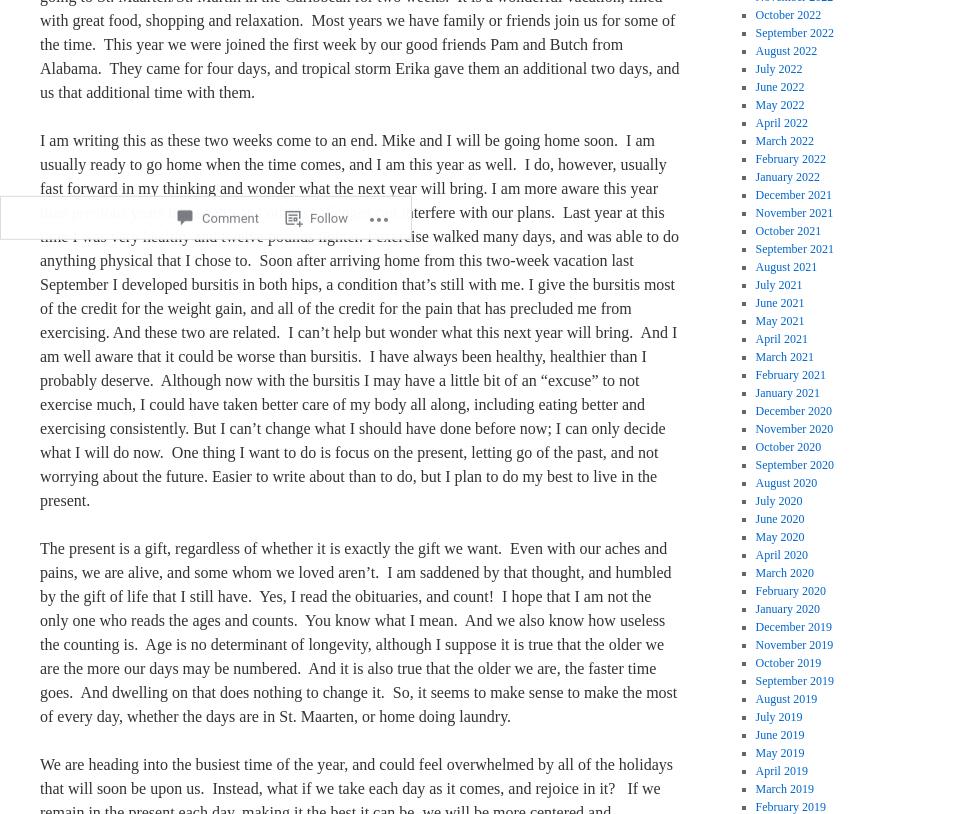 The image size is (980, 814). I want to click on 'October 2020', so click(788, 445).